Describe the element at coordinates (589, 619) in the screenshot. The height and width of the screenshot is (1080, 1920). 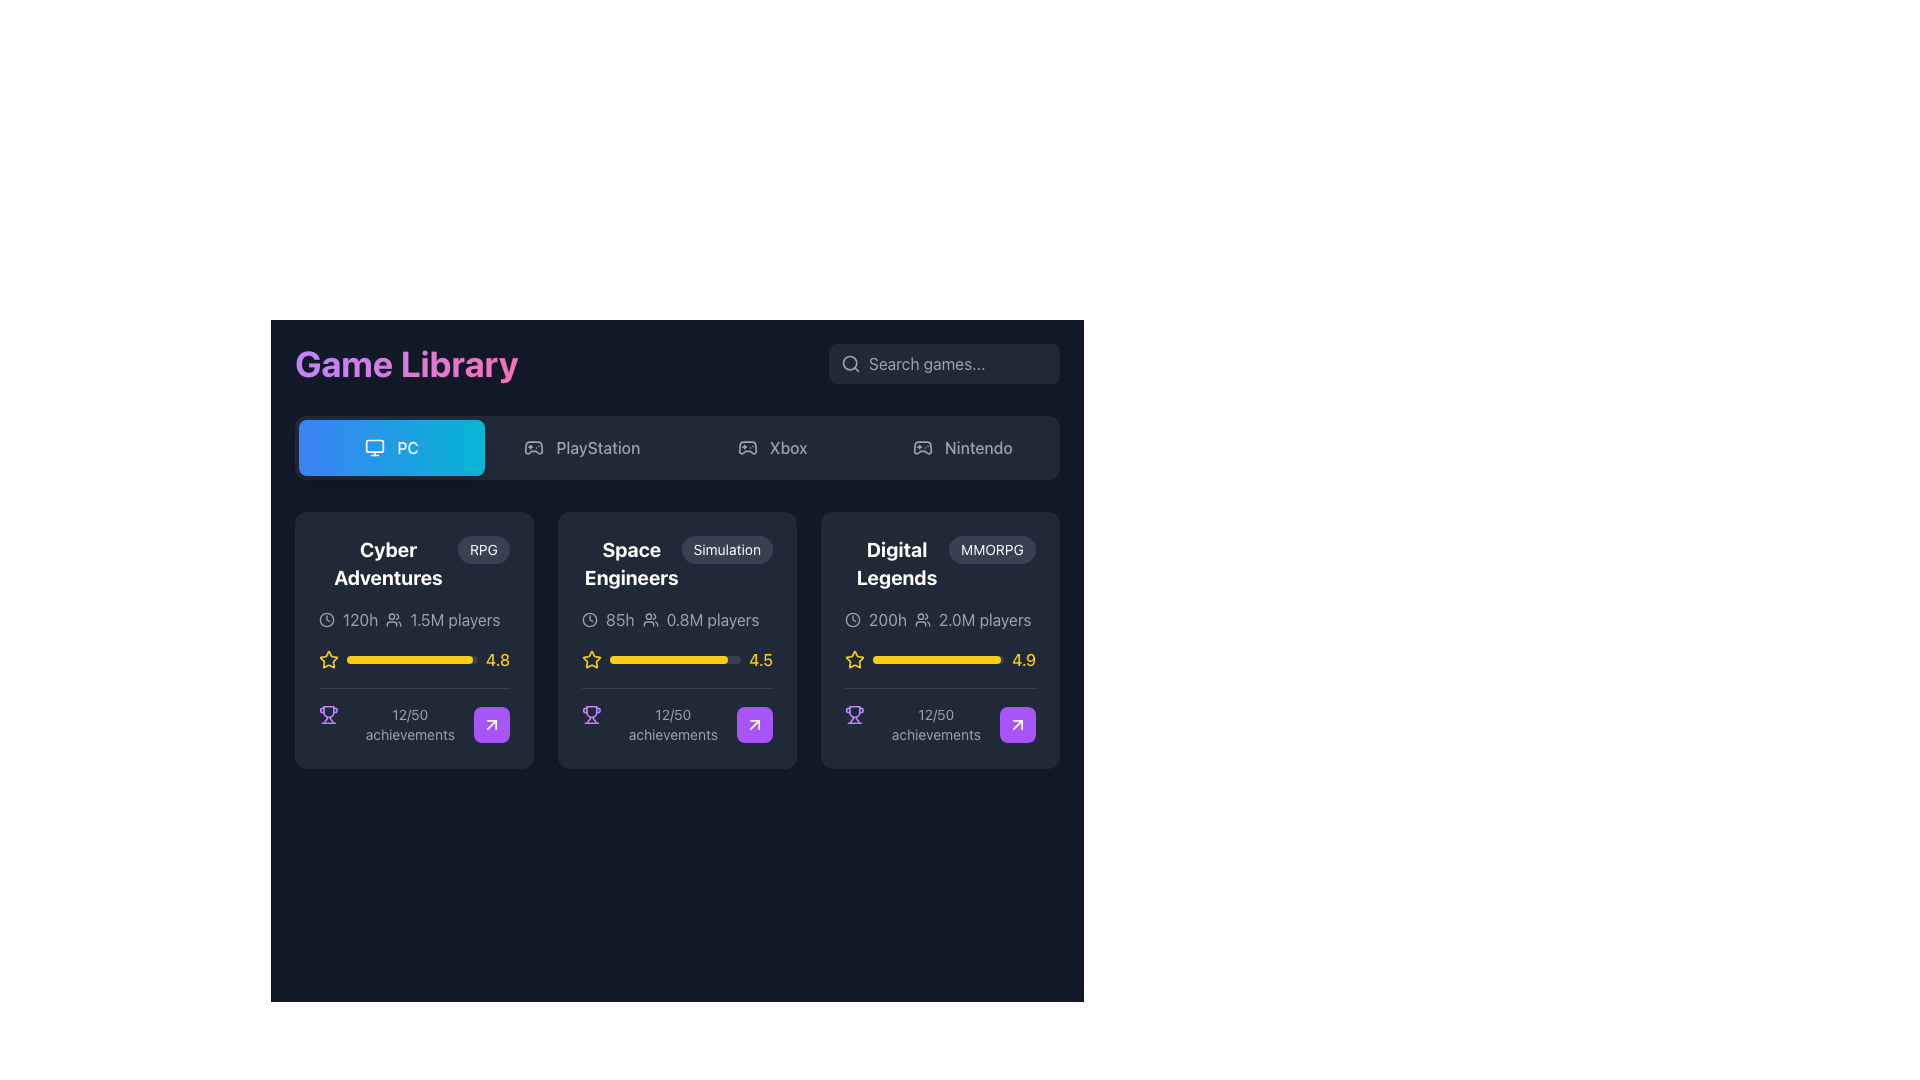
I see `the small circular clock icon with gray shades located next to the text '85h' in the second card titled 'Space Engineers'` at that location.